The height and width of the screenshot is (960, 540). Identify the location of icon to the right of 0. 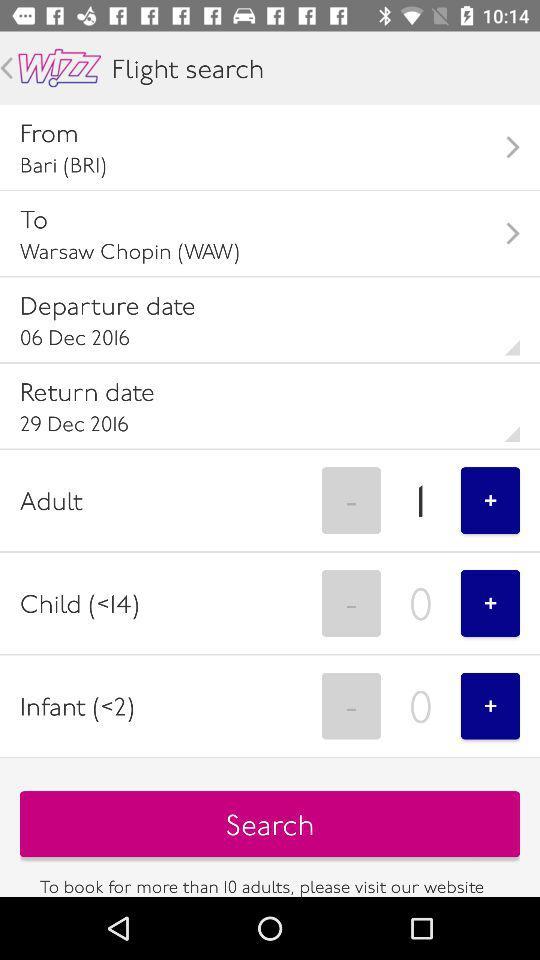
(489, 602).